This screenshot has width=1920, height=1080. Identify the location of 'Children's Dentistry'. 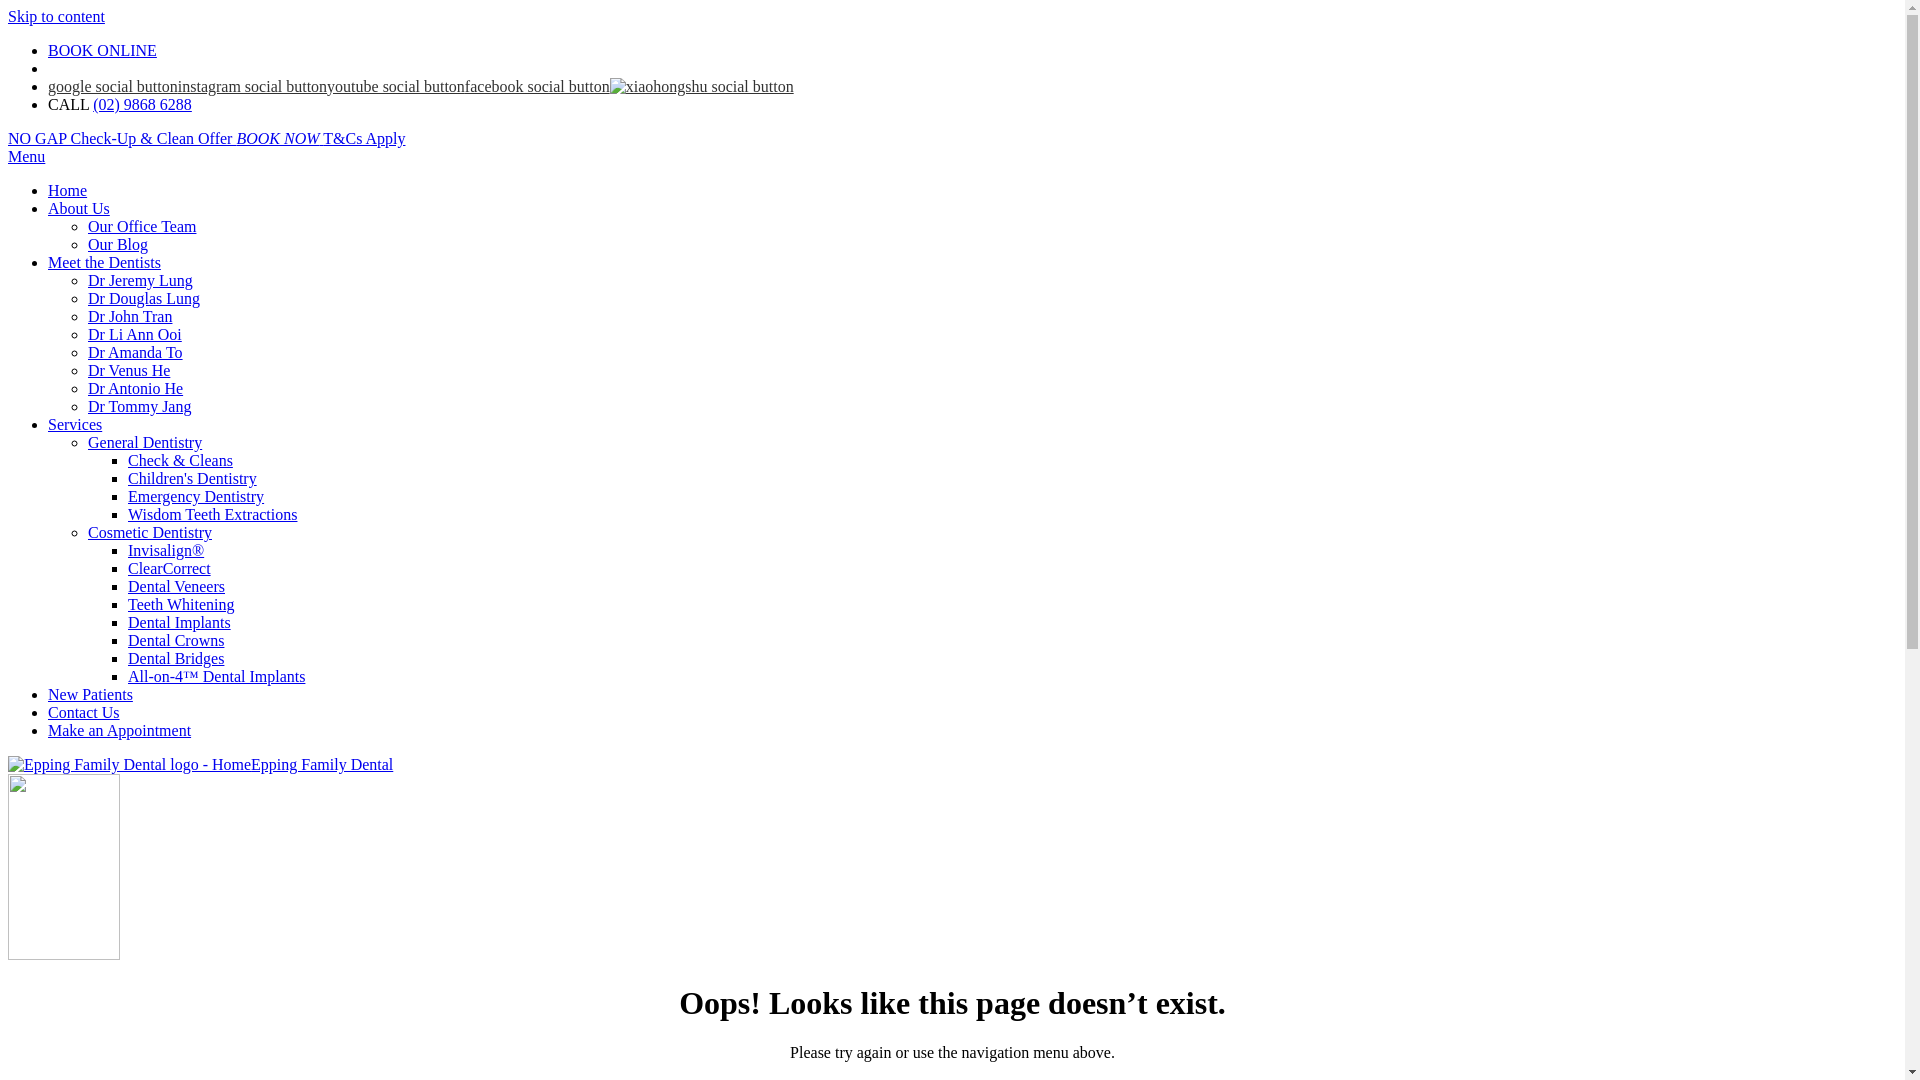
(192, 478).